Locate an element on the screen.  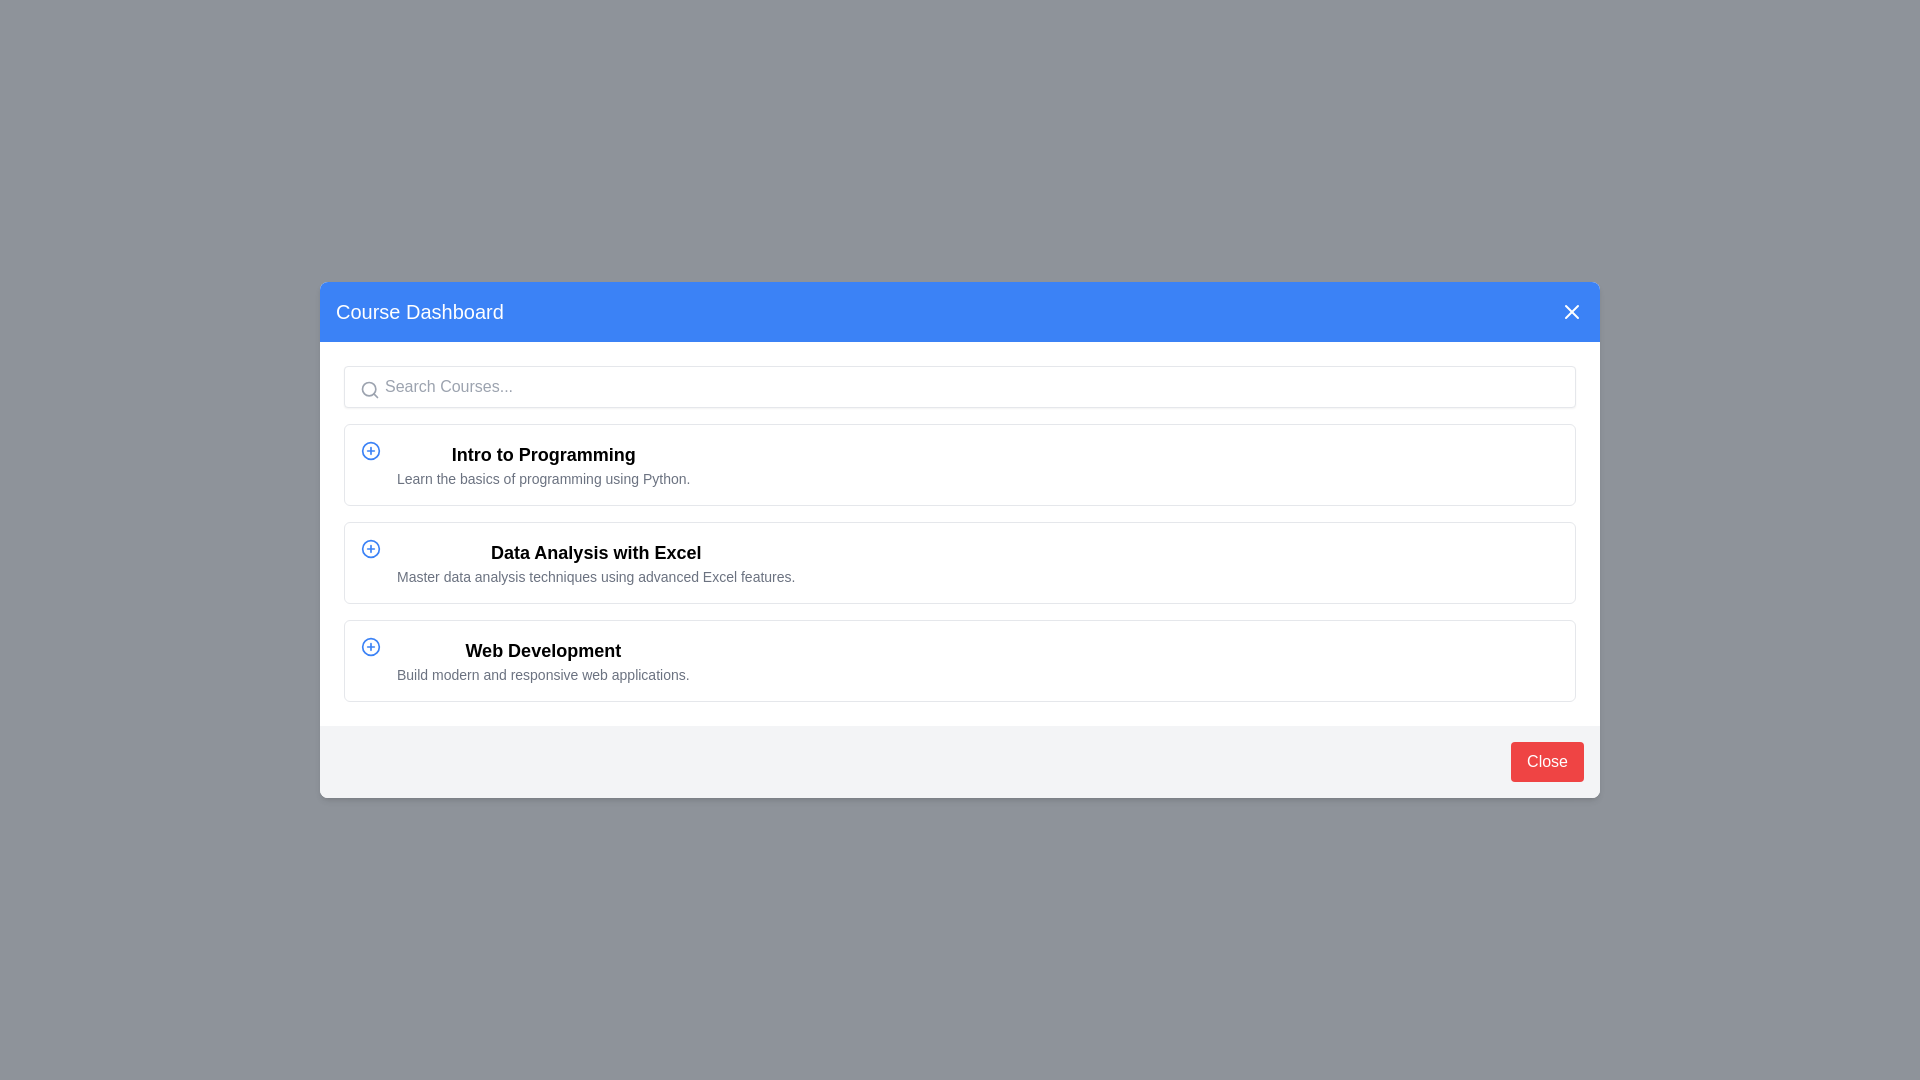
title and description of the text-based descriptive component located in the third row of the list, positioned centrally beneath 'Intro to Programming' and 'Data Analysis with Excel.' is located at coordinates (543, 660).